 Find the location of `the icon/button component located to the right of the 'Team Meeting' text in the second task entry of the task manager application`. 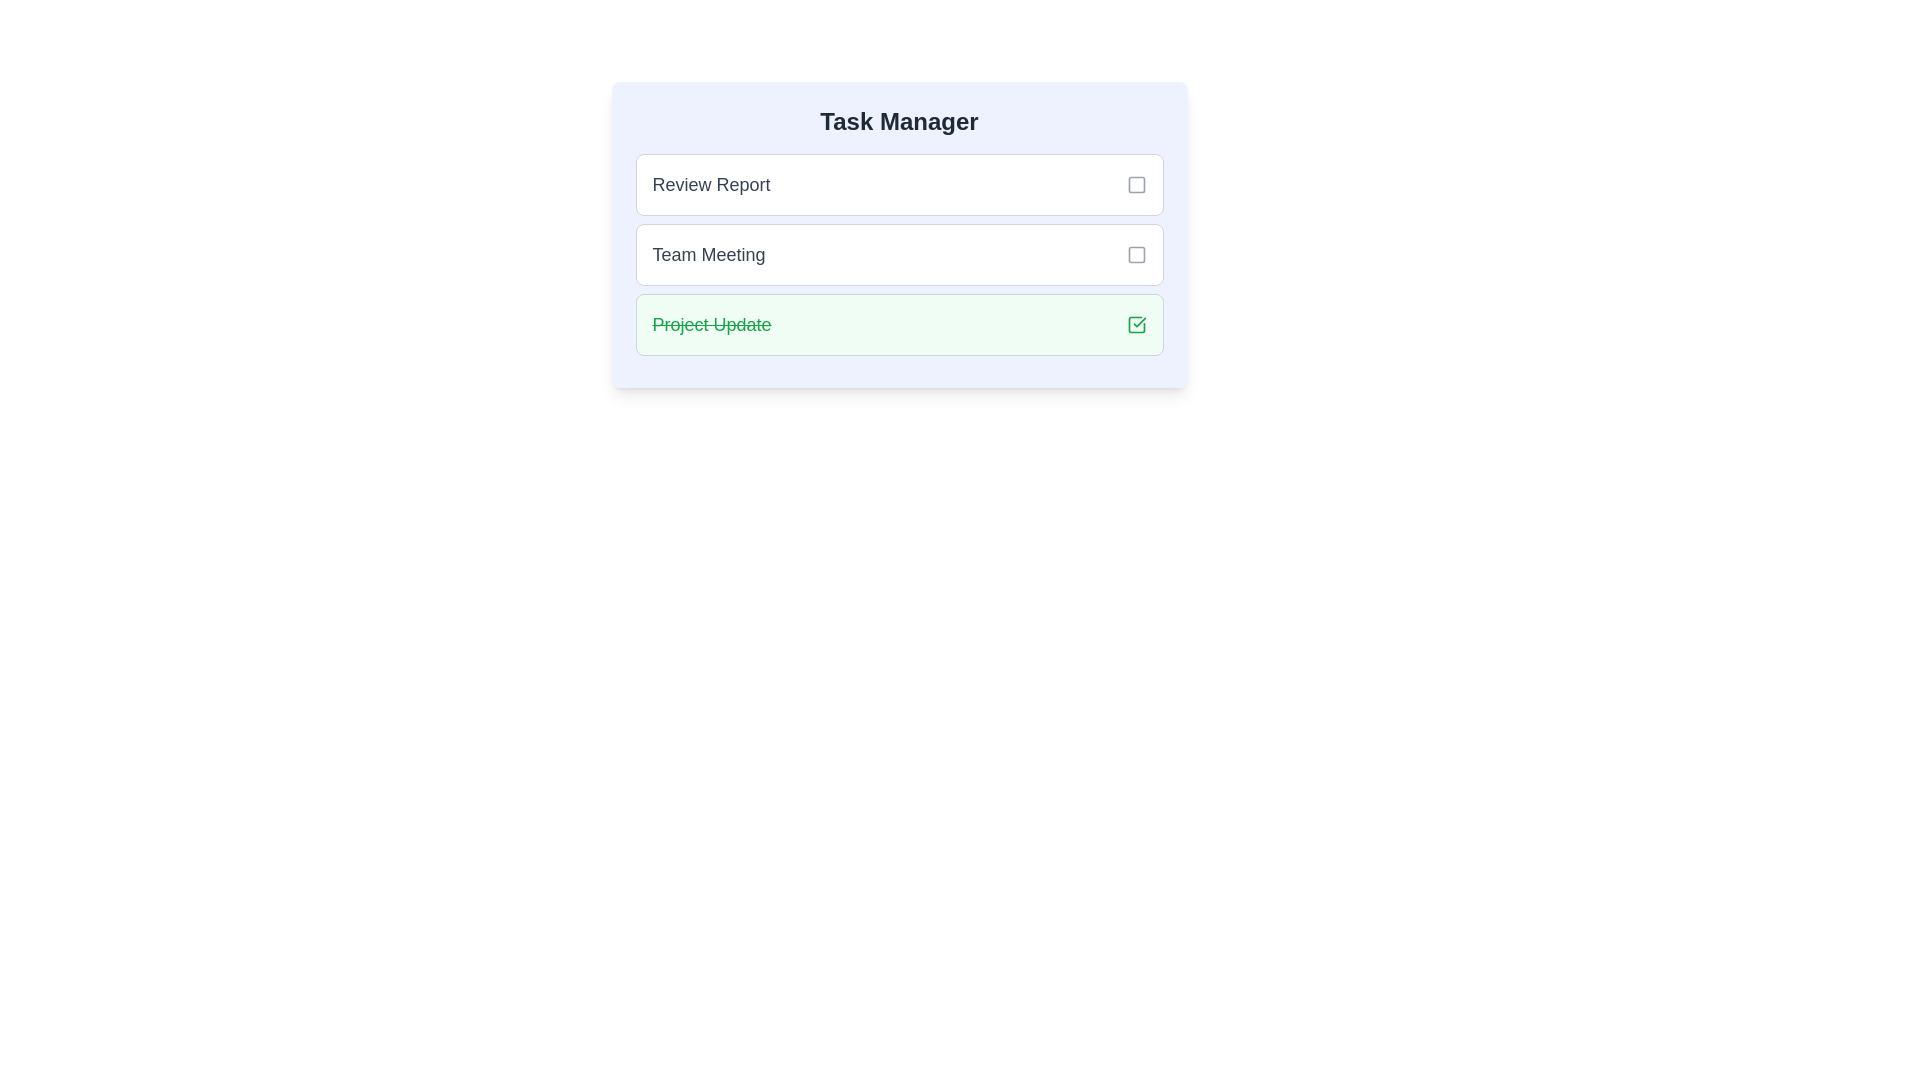

the icon/button component located to the right of the 'Team Meeting' text in the second task entry of the task manager application is located at coordinates (1136, 253).